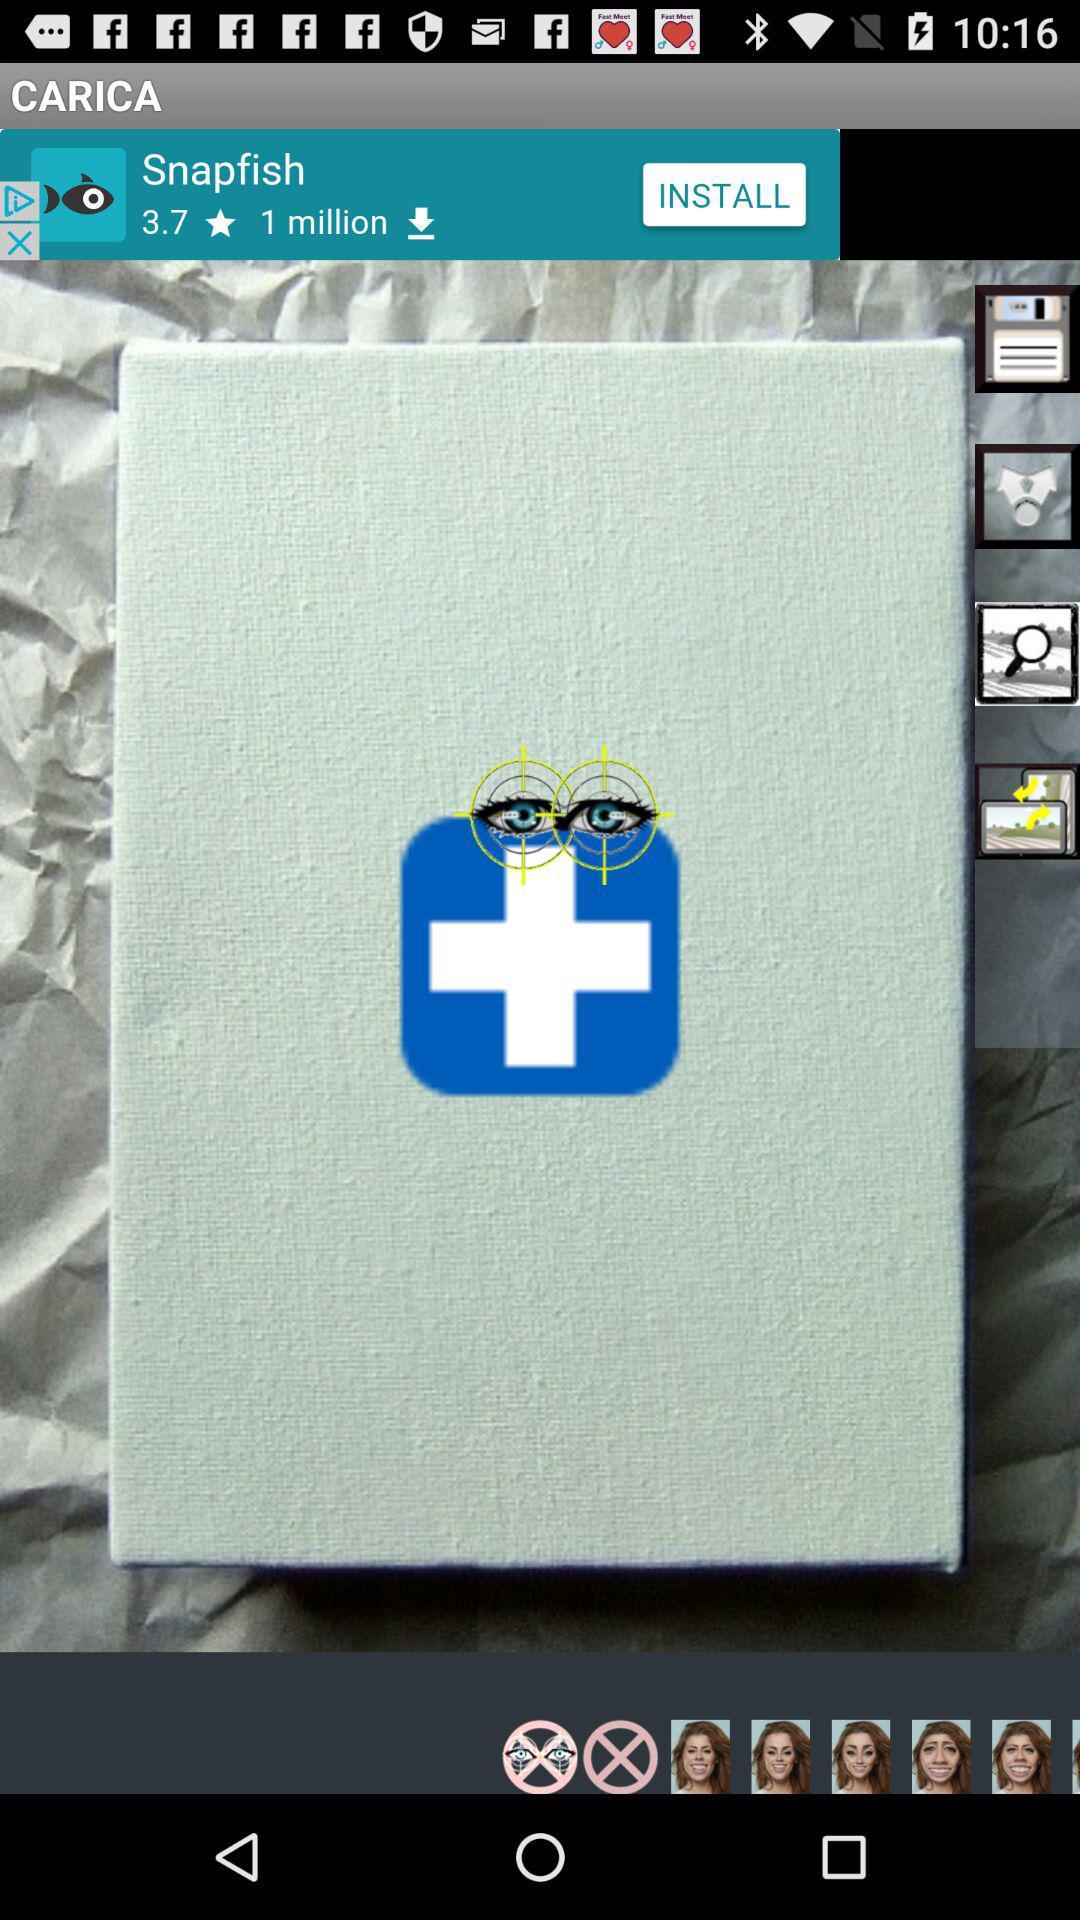  Describe the element at coordinates (941, 1755) in the screenshot. I see `the image which is in the third place form the bottom right corner choosing from right side of the screen` at that location.